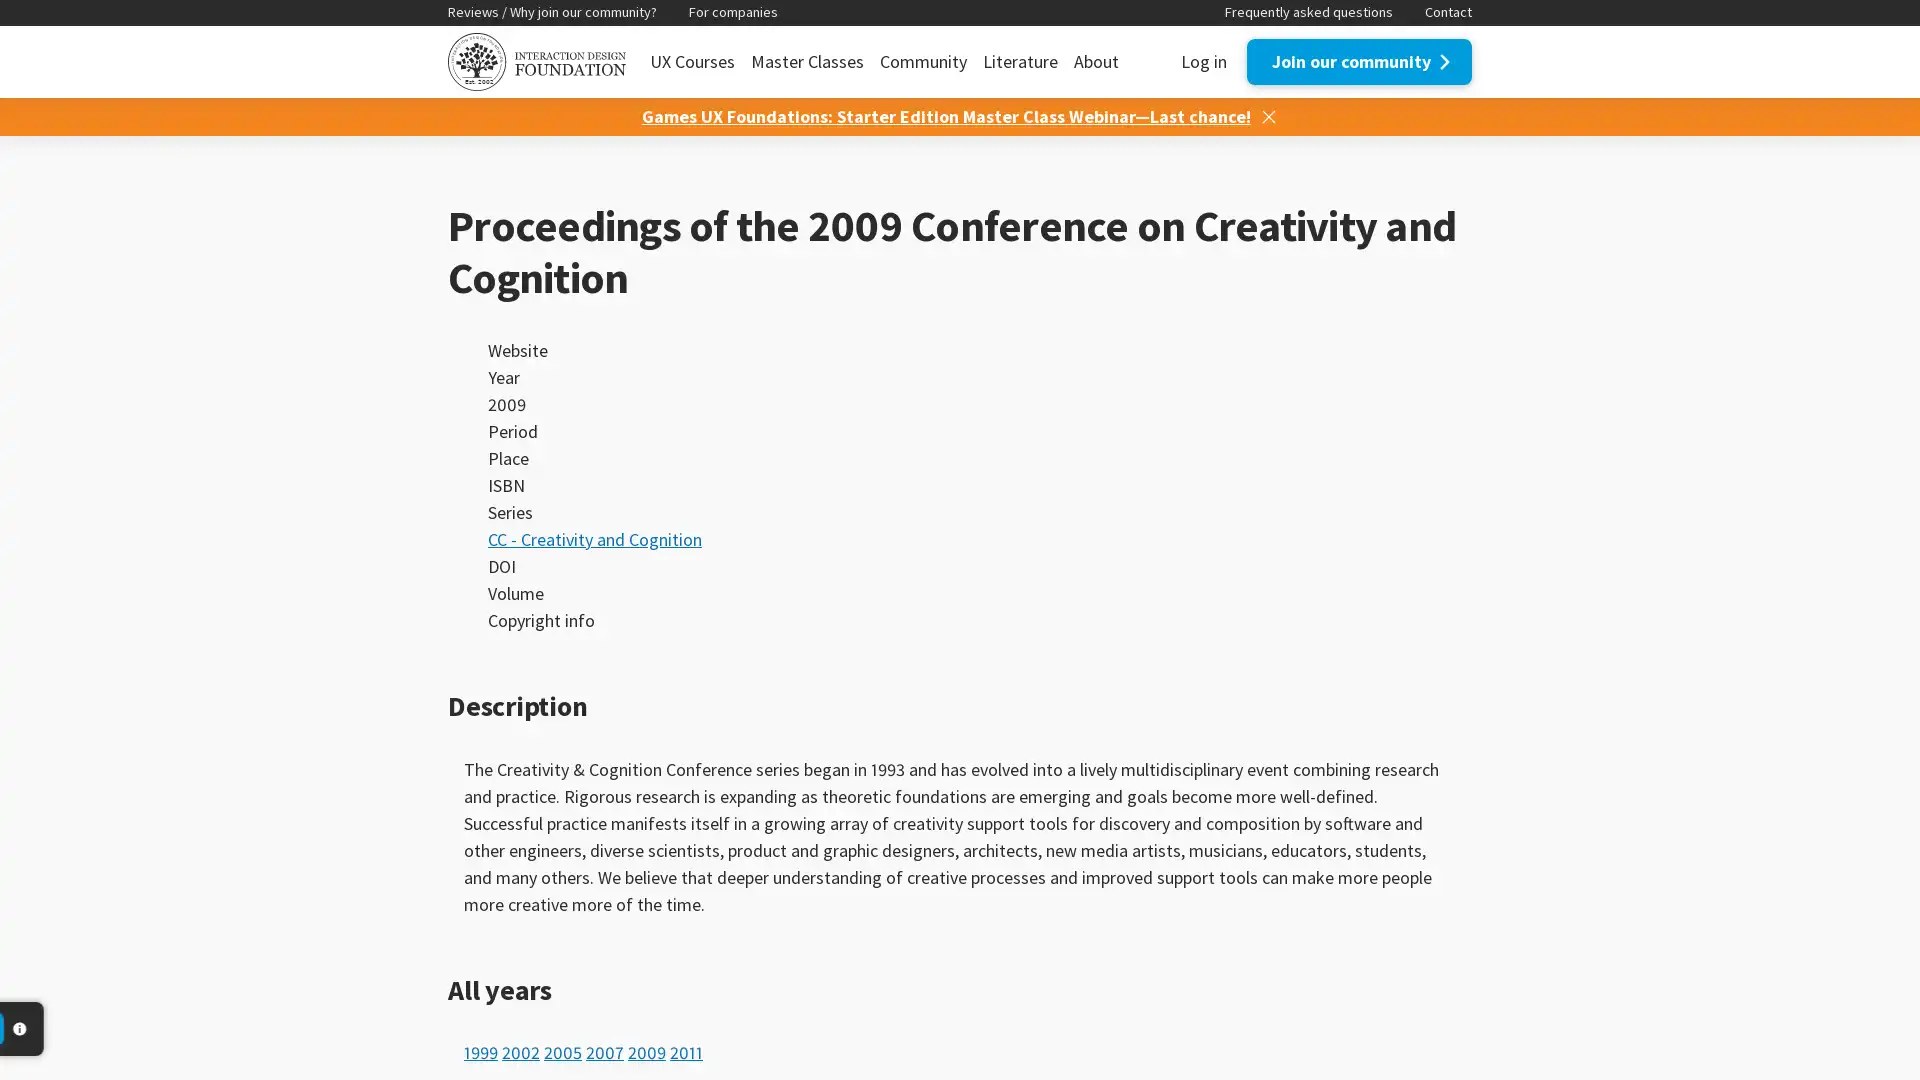 This screenshot has height=1080, width=1920. What do you see at coordinates (1266, 115) in the screenshot?
I see `Hide message` at bounding box center [1266, 115].